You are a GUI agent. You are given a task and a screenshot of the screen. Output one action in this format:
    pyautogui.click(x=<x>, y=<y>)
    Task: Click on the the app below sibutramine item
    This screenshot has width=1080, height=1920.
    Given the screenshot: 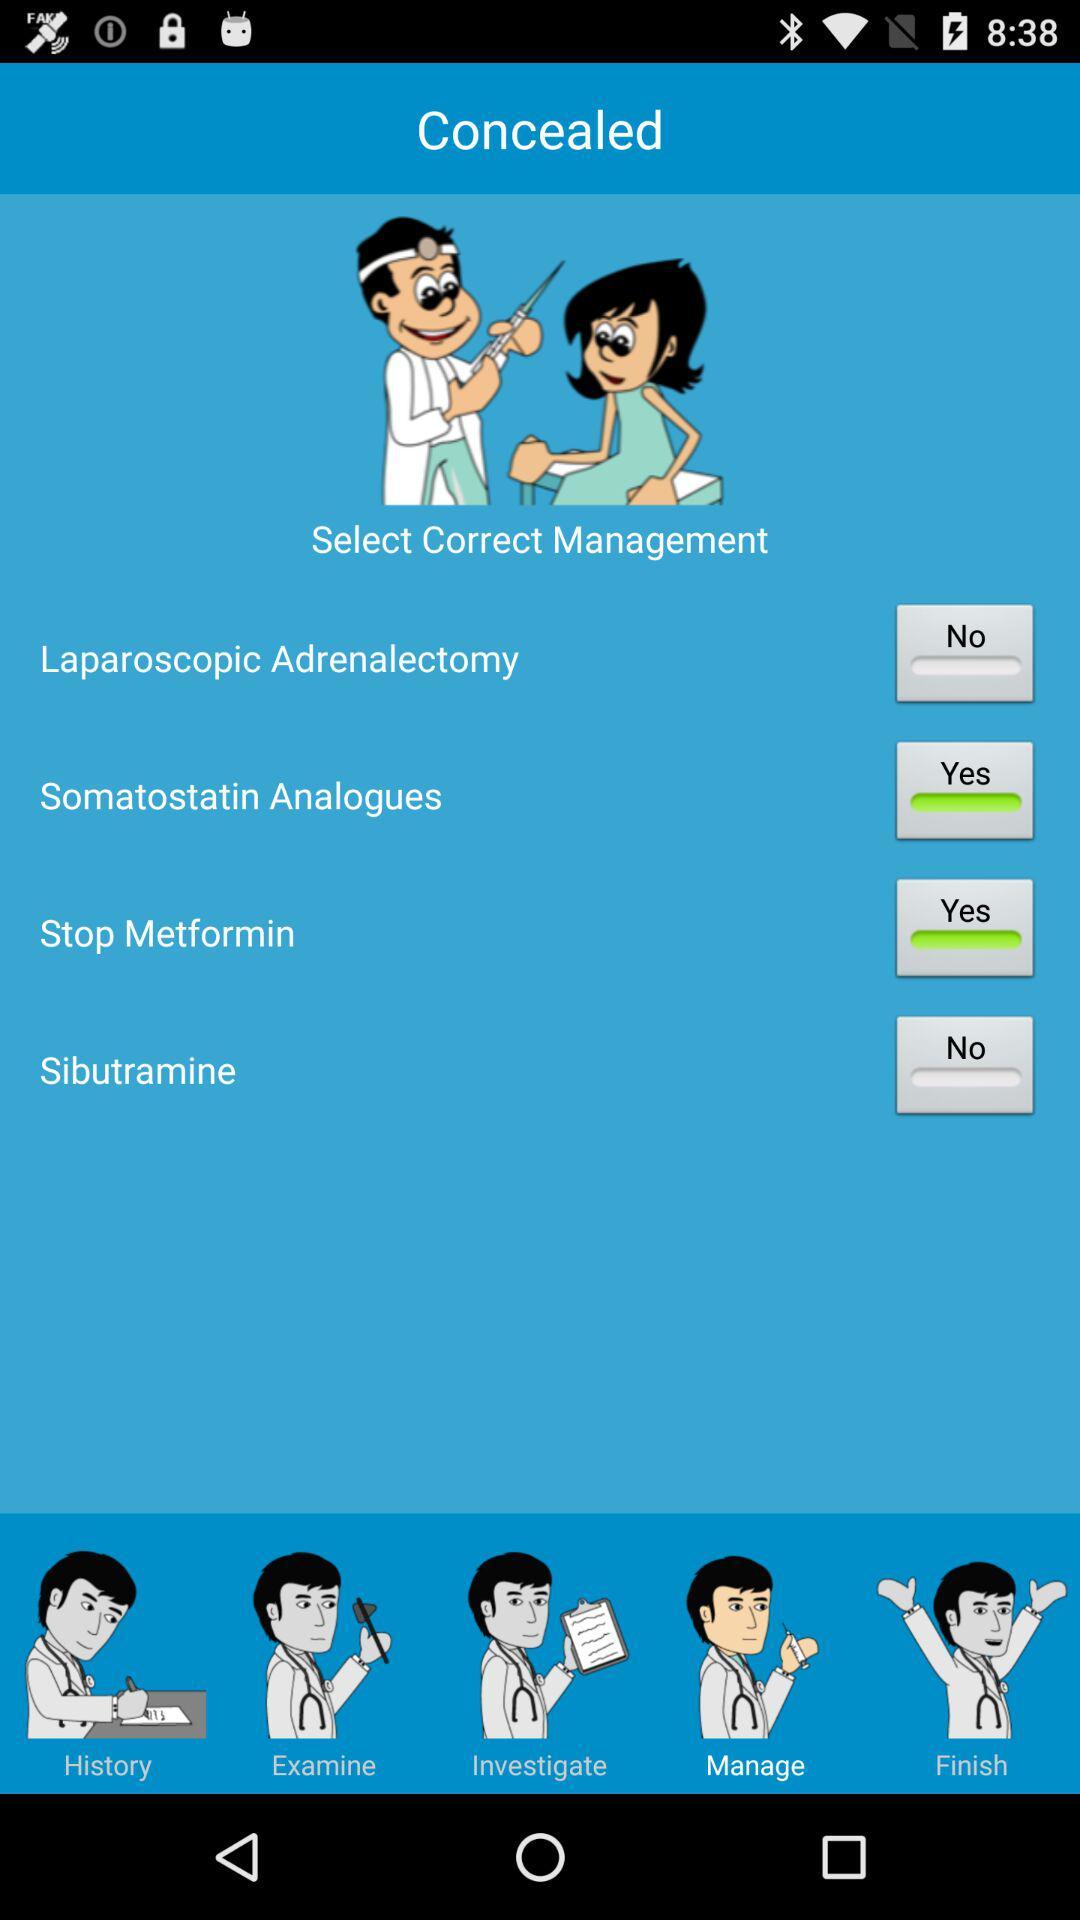 What is the action you would take?
    pyautogui.click(x=540, y=1653)
    